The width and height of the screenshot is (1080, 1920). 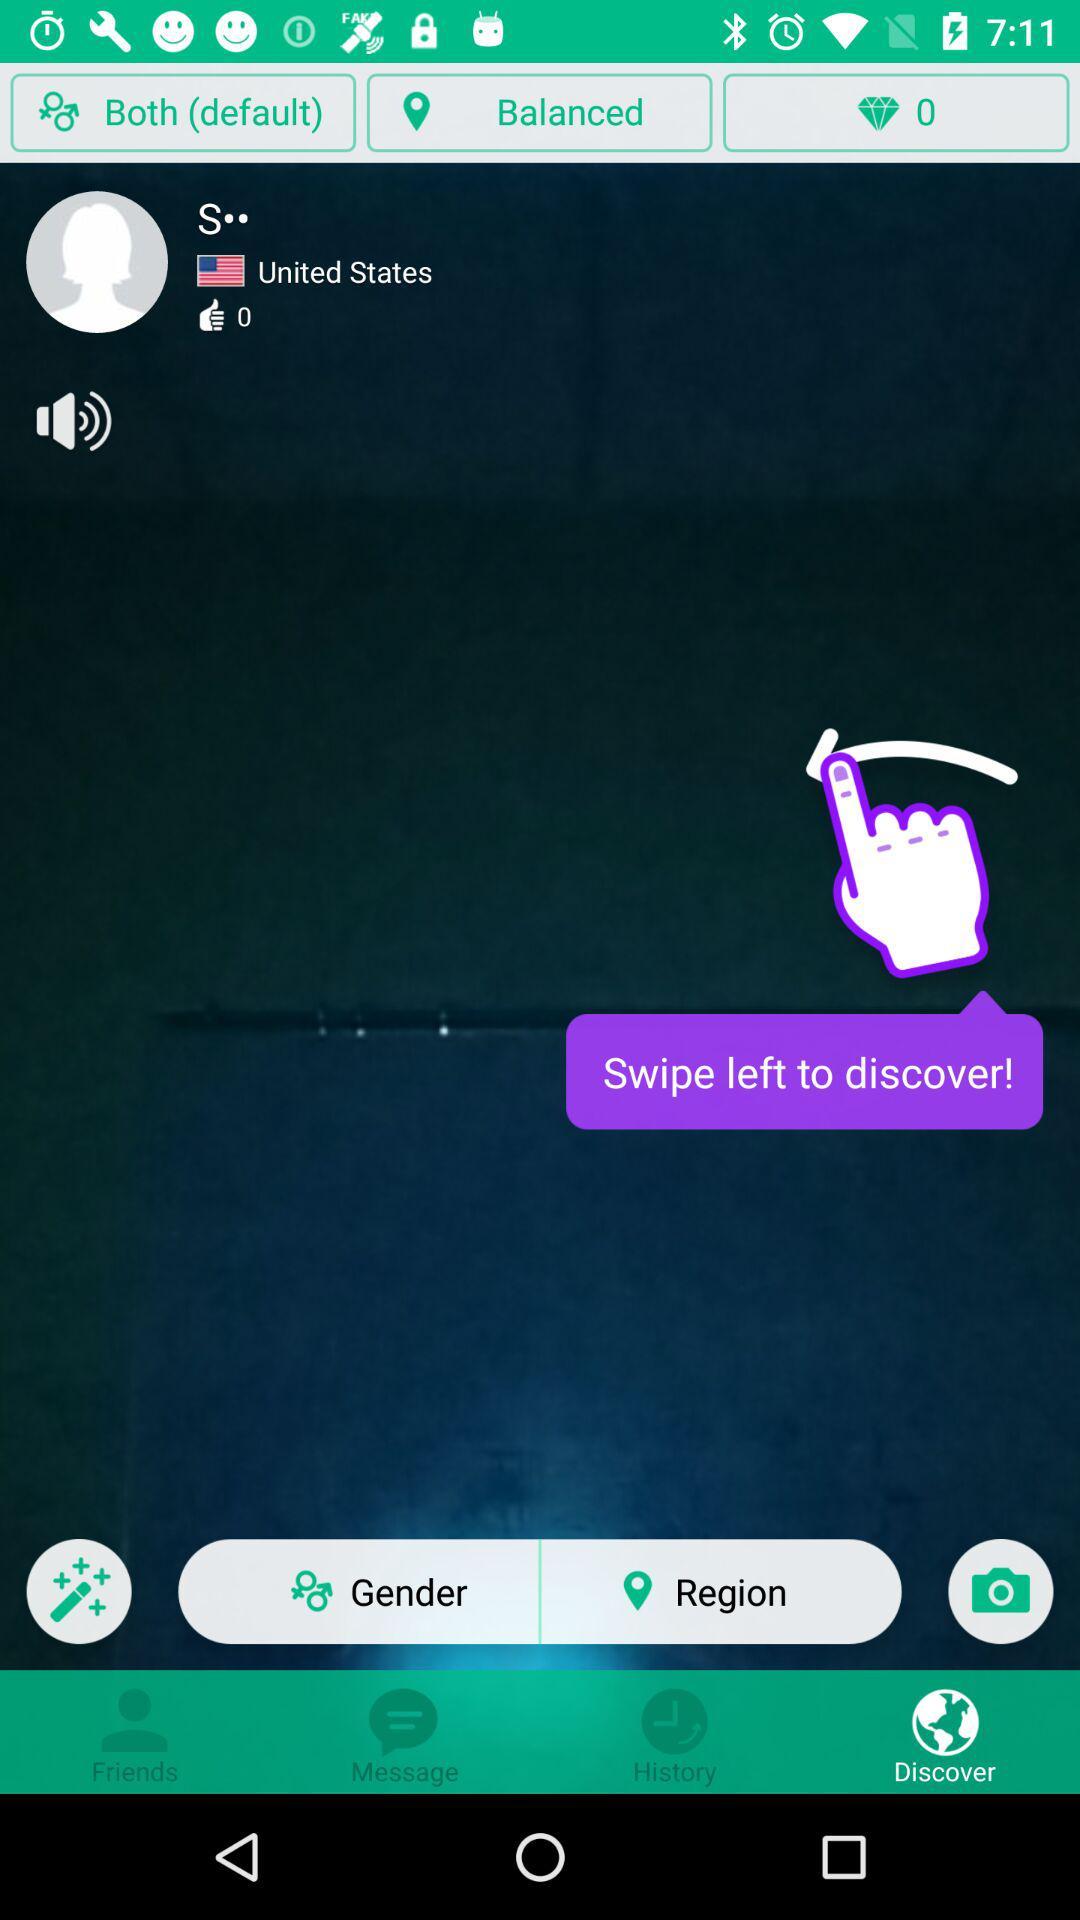 I want to click on hand icon, so click(x=946, y=880).